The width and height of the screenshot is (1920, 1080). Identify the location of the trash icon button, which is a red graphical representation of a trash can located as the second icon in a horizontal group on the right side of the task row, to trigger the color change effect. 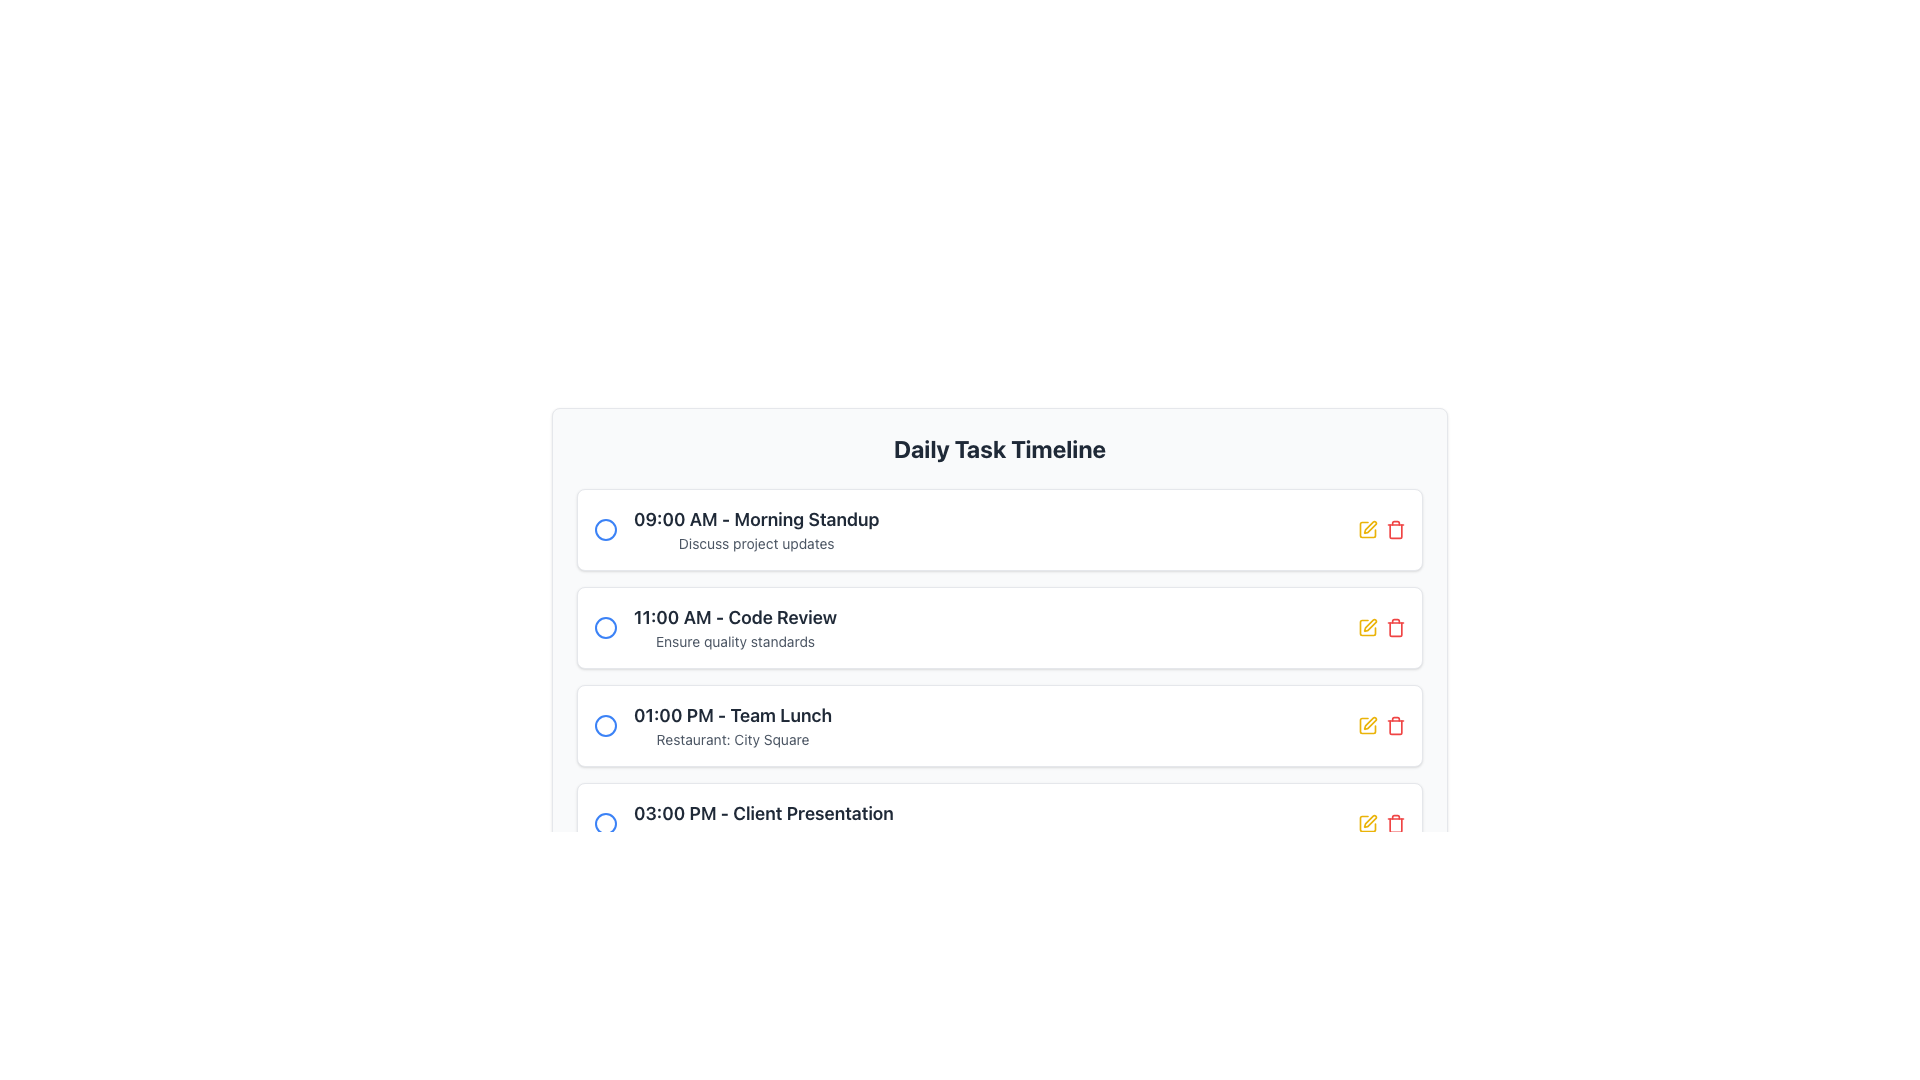
(1395, 725).